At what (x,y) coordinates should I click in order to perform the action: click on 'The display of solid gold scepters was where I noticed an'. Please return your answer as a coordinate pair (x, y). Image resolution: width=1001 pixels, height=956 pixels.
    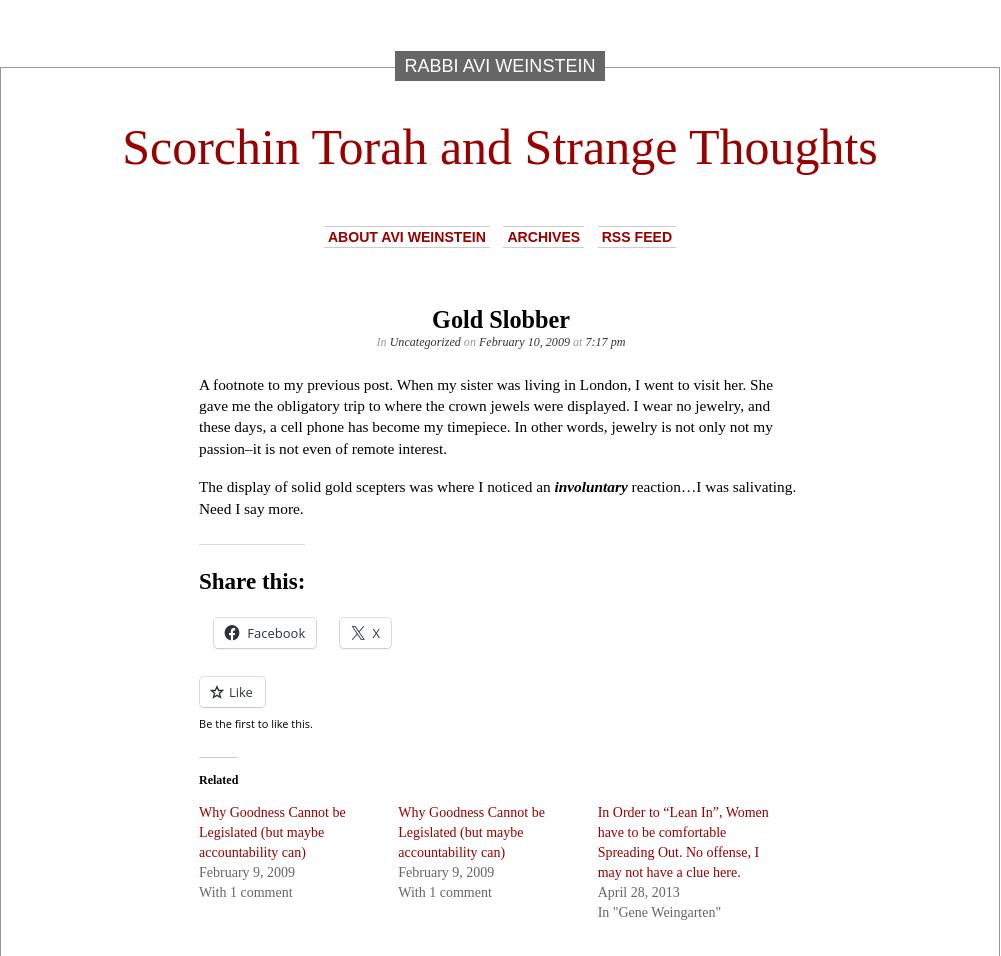
    Looking at the image, I should click on (375, 485).